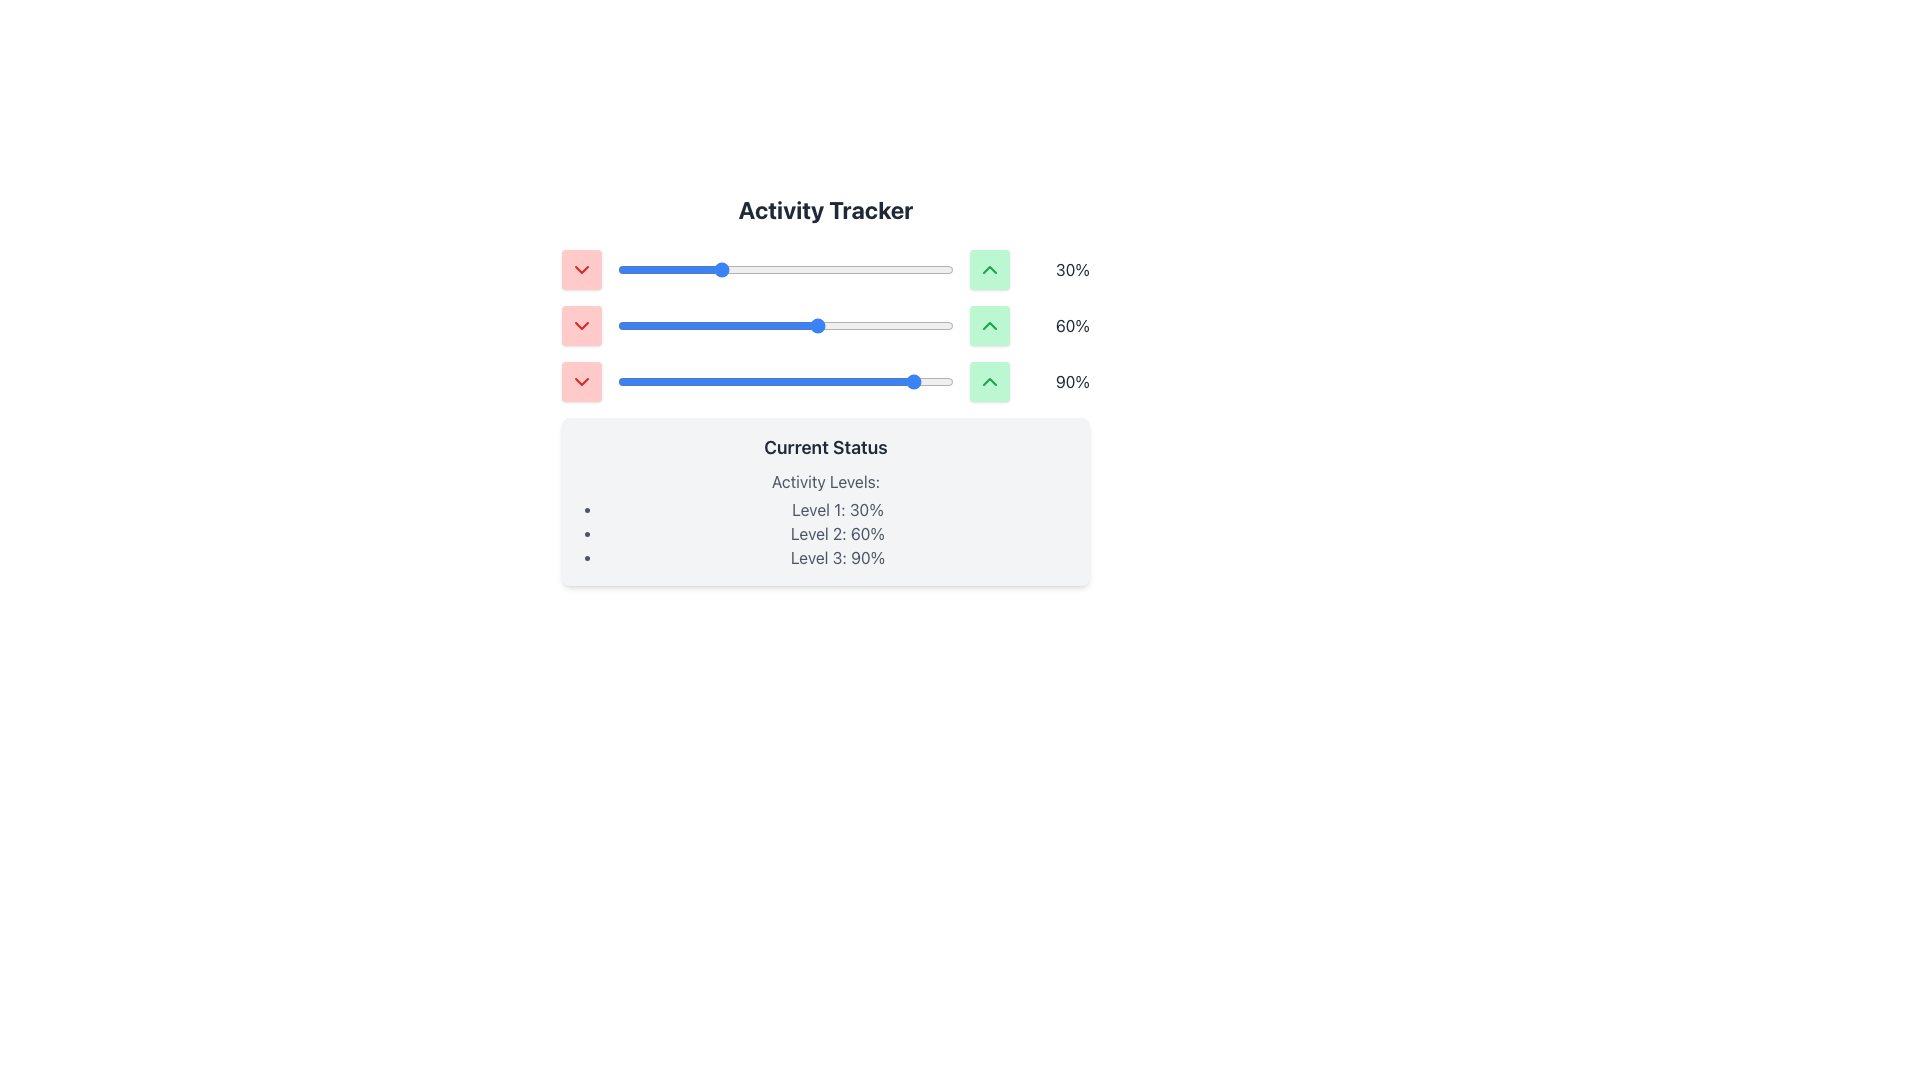  I want to click on the slider value, so click(876, 381).